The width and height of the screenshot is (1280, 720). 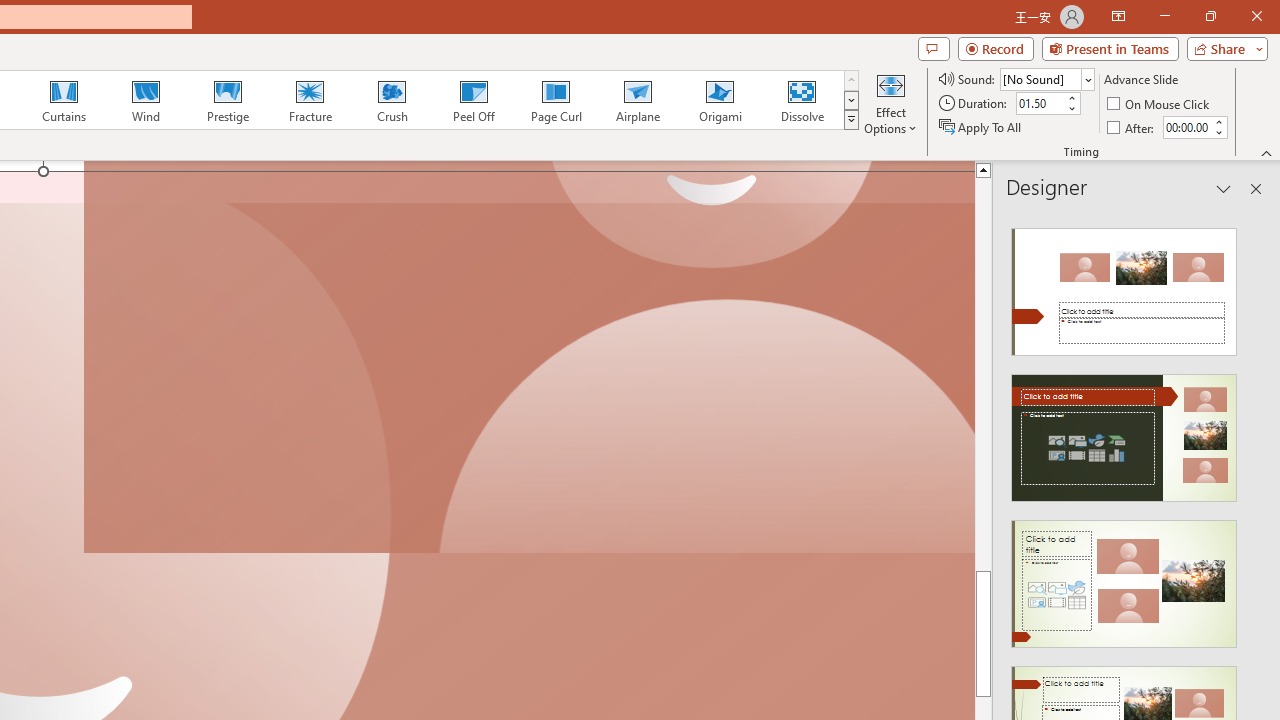 I want to click on 'Wind', so click(x=144, y=100).